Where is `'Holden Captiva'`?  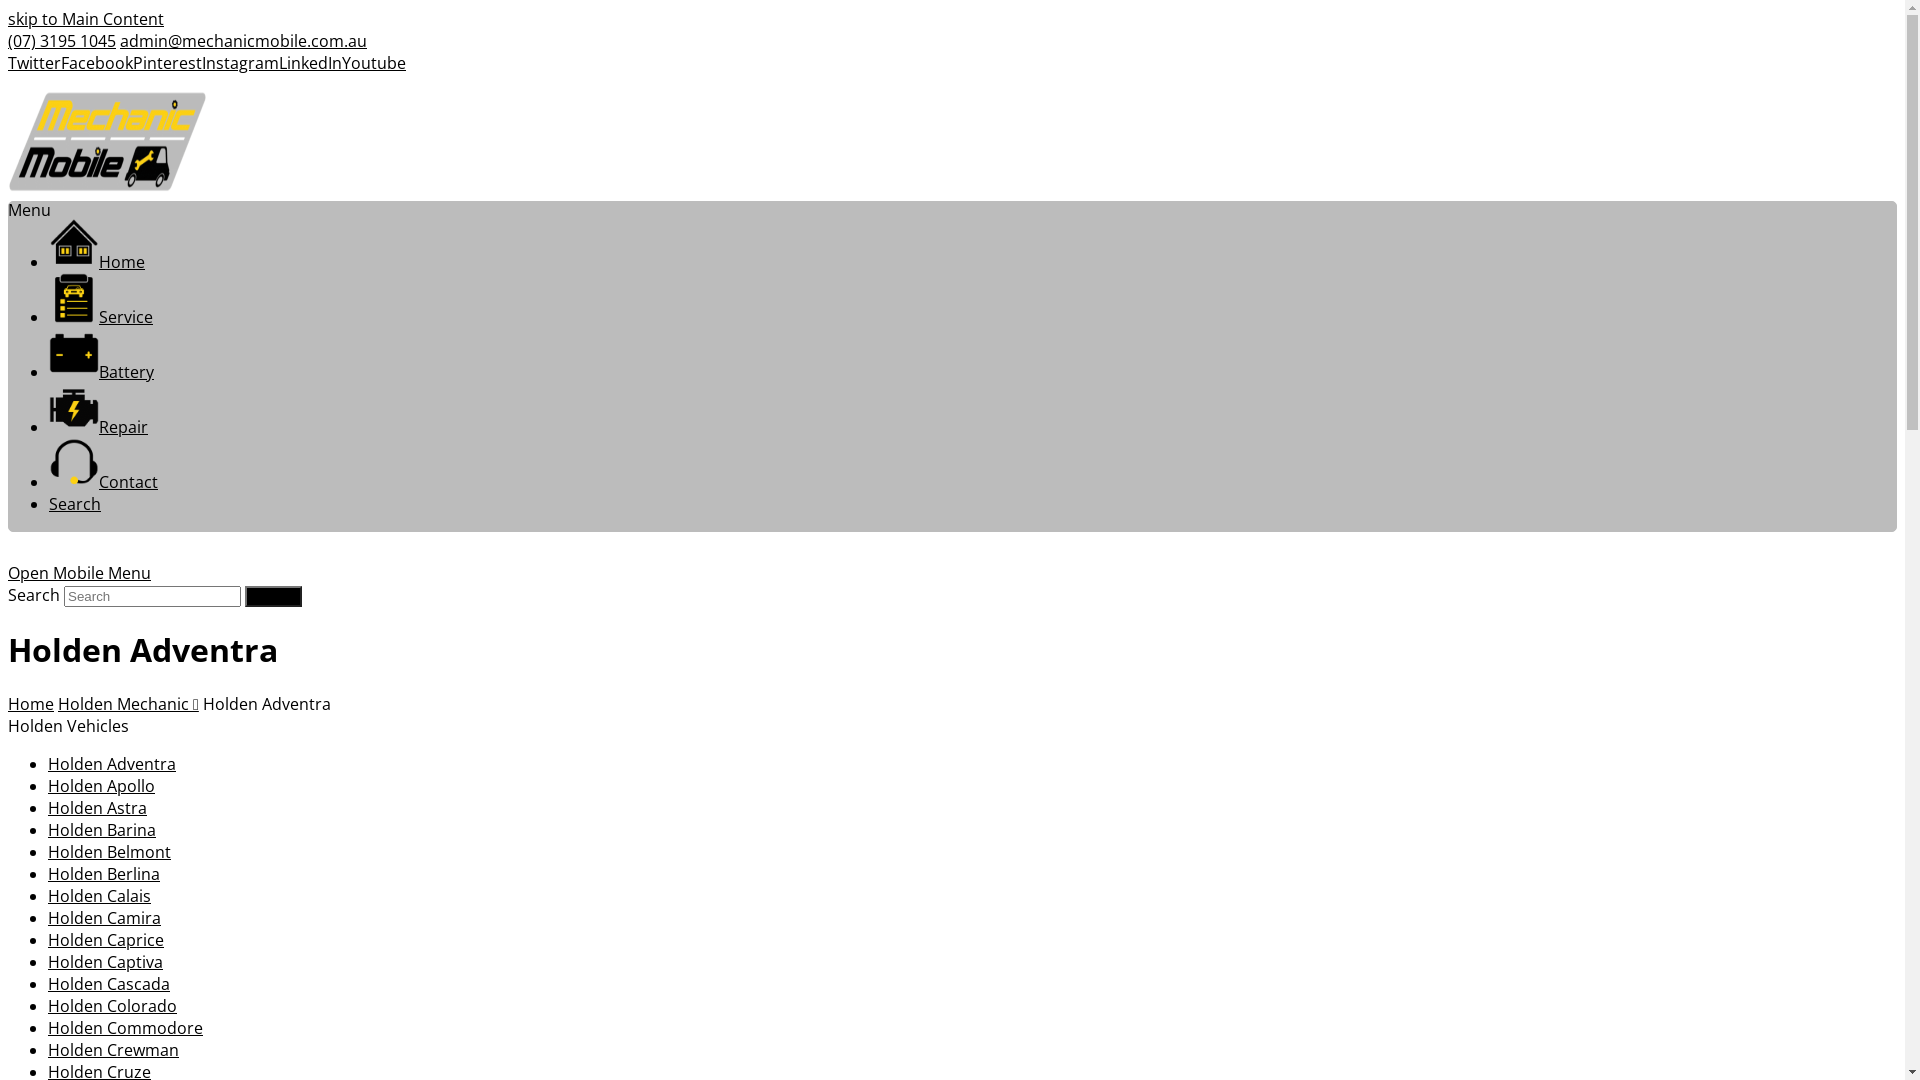 'Holden Captiva' is located at coordinates (104, 960).